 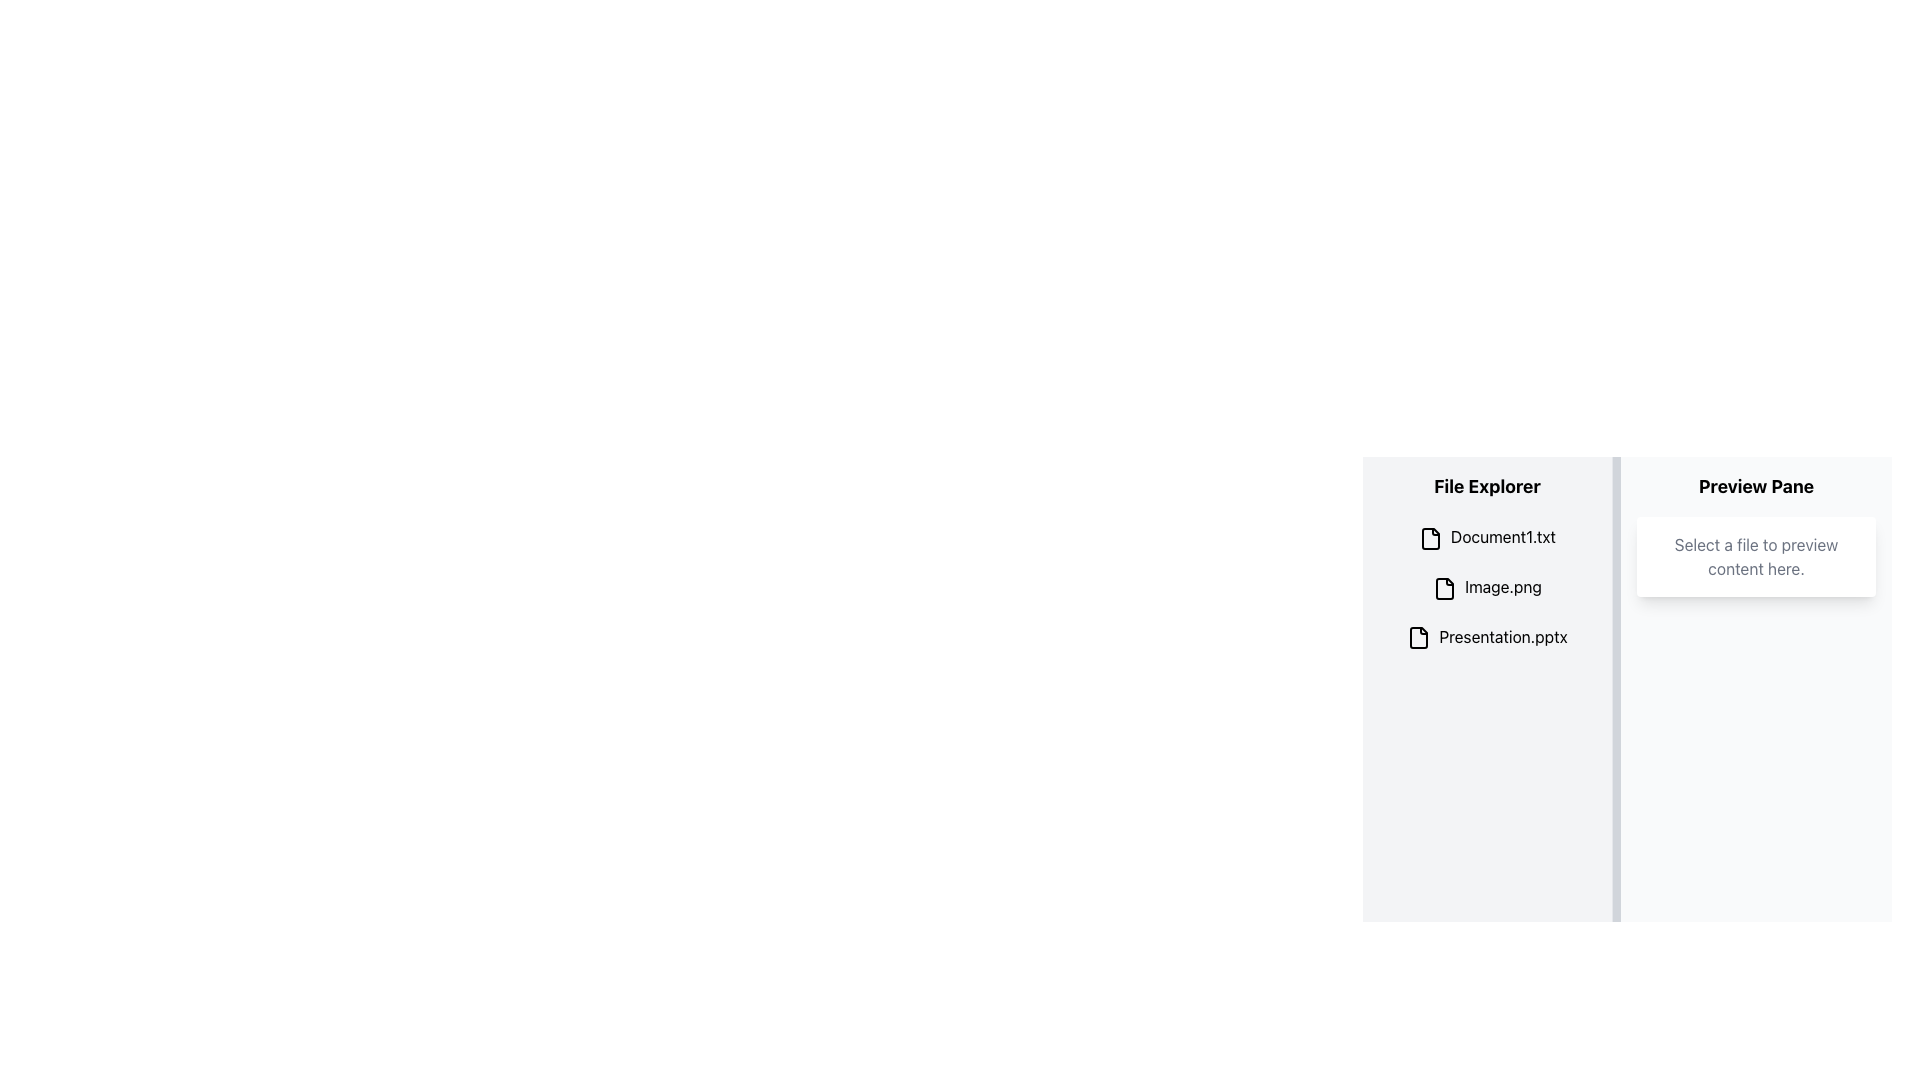 I want to click on the decorative background shape of the file icon for 'Image.png', so click(x=1445, y=587).